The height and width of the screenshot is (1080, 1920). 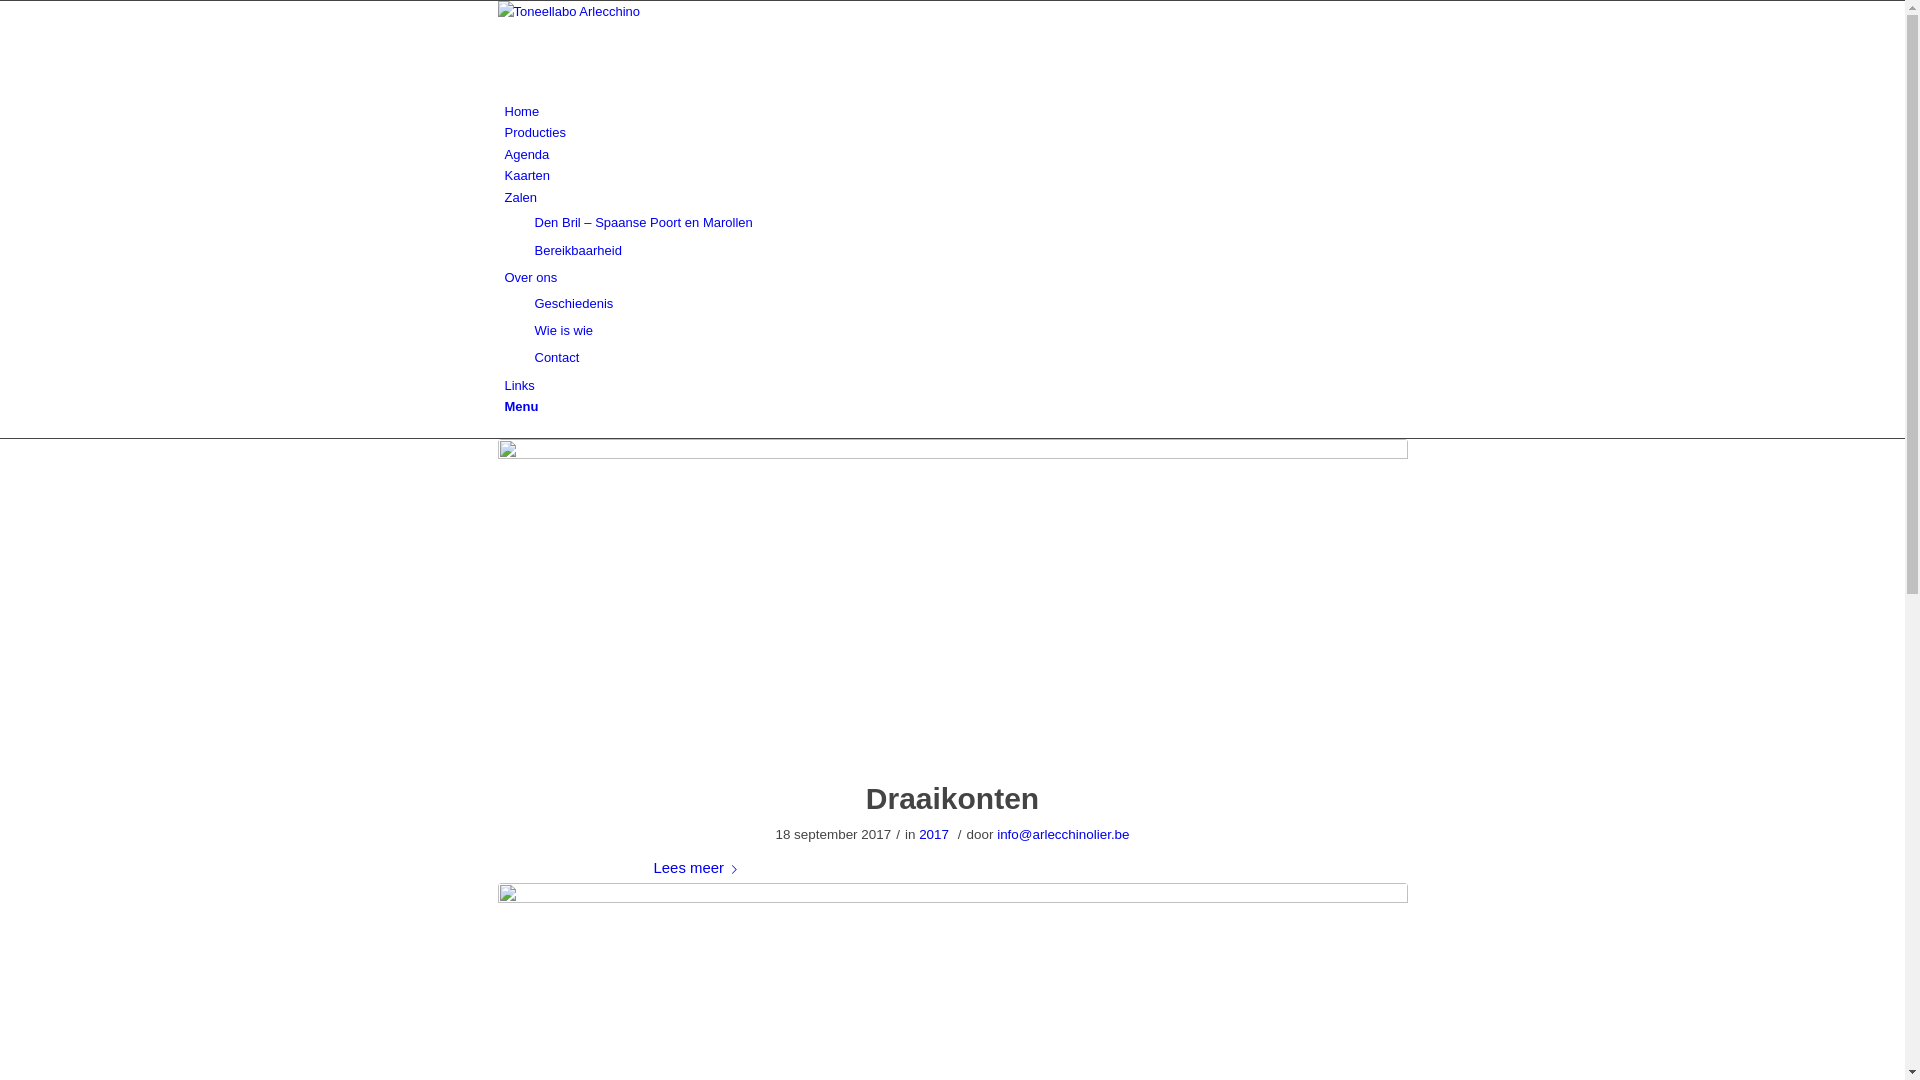 I want to click on '2017', so click(x=933, y=834).